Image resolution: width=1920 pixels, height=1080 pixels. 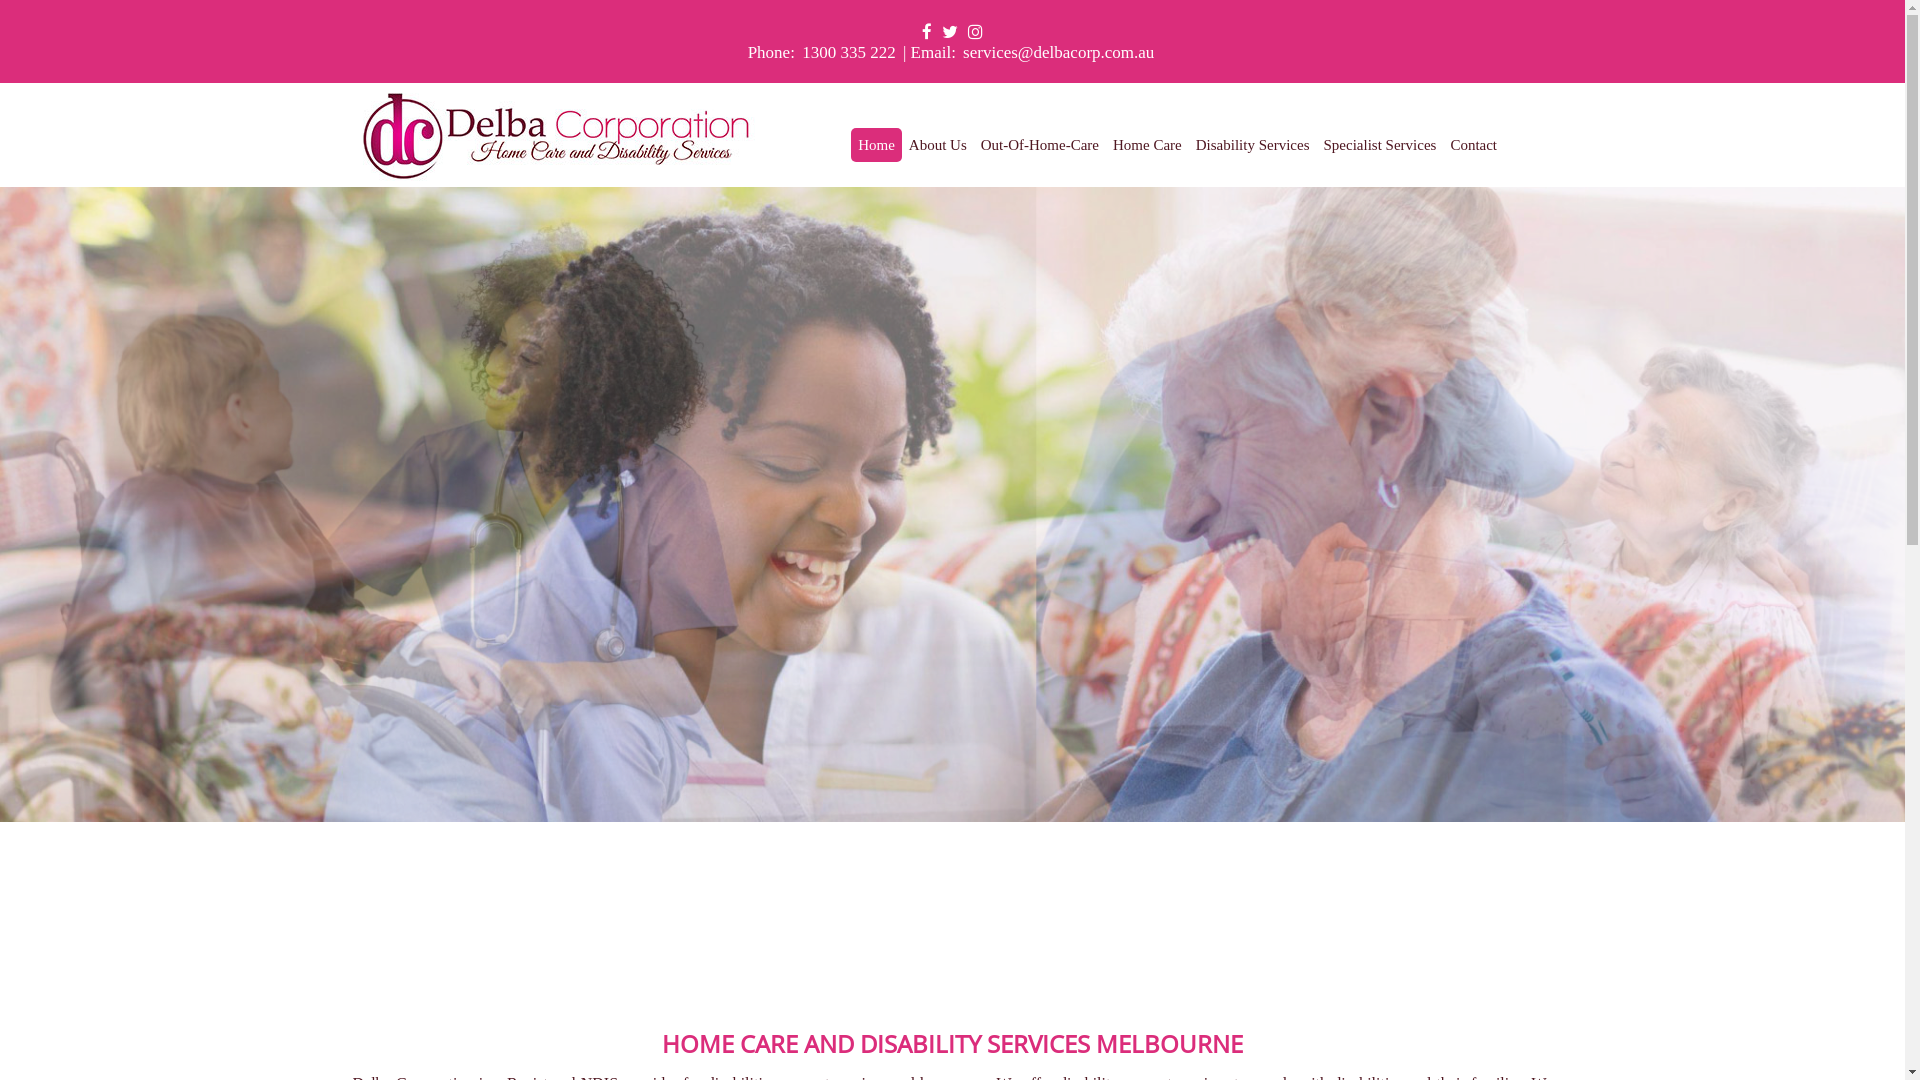 What do you see at coordinates (849, 51) in the screenshot?
I see `'1300 335 222'` at bounding box center [849, 51].